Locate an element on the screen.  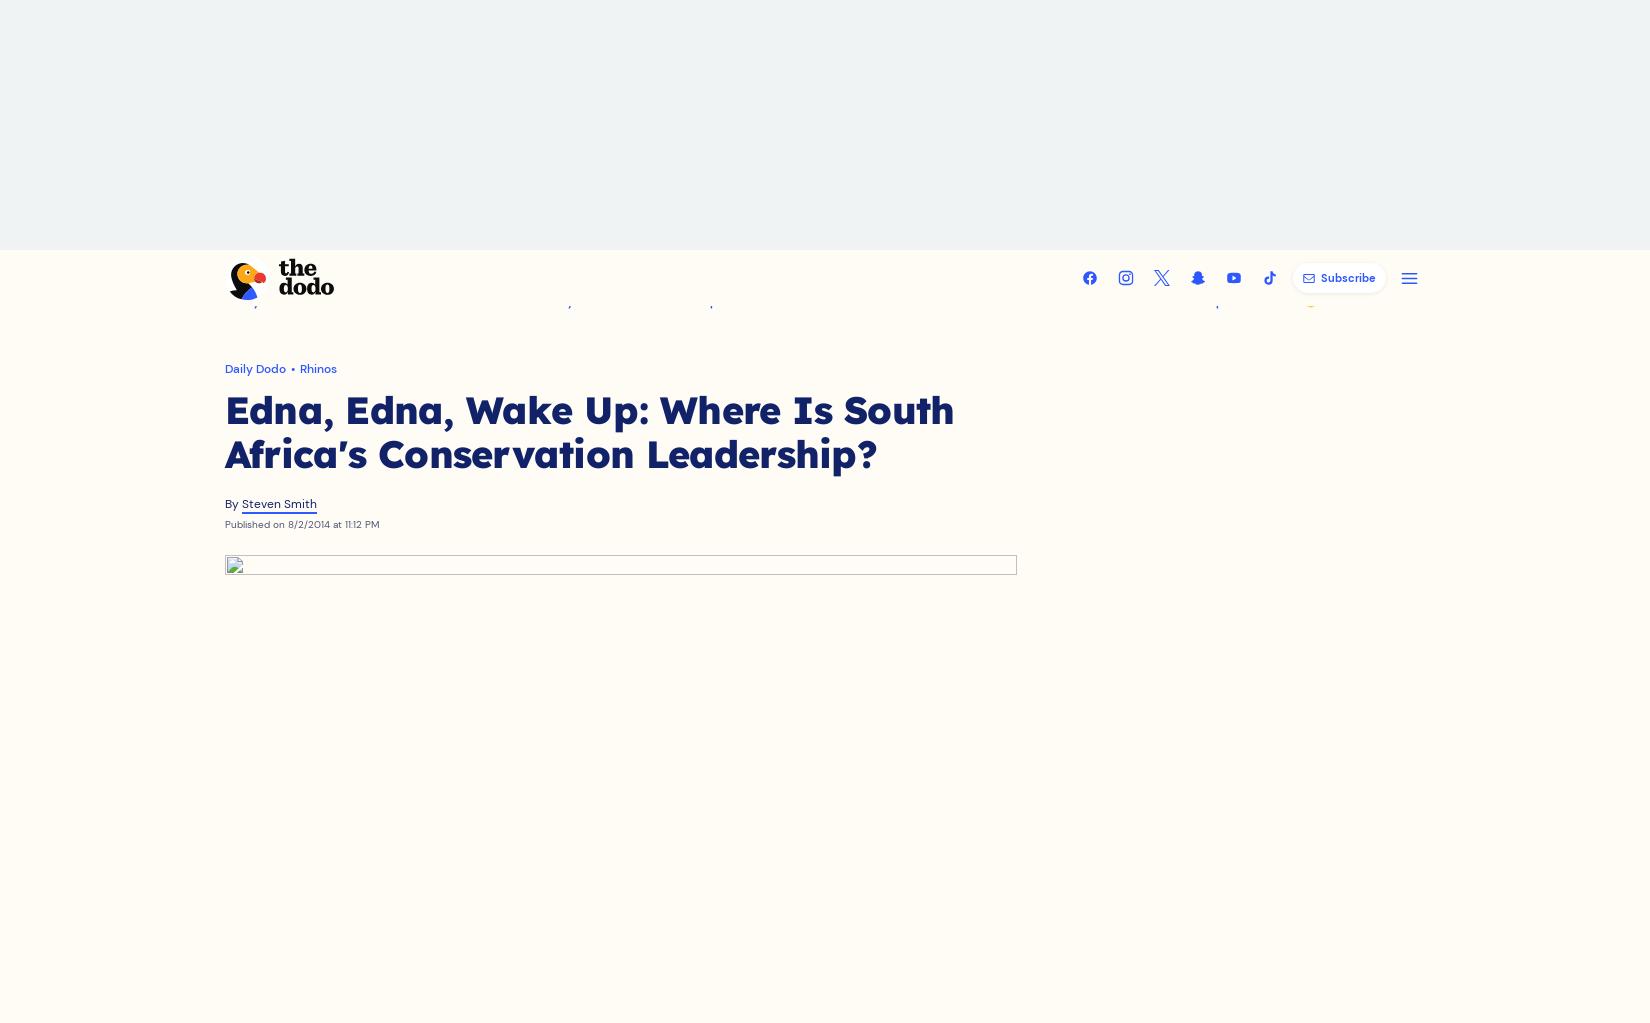
'Dodo Kids' is located at coordinates (1142, 322).